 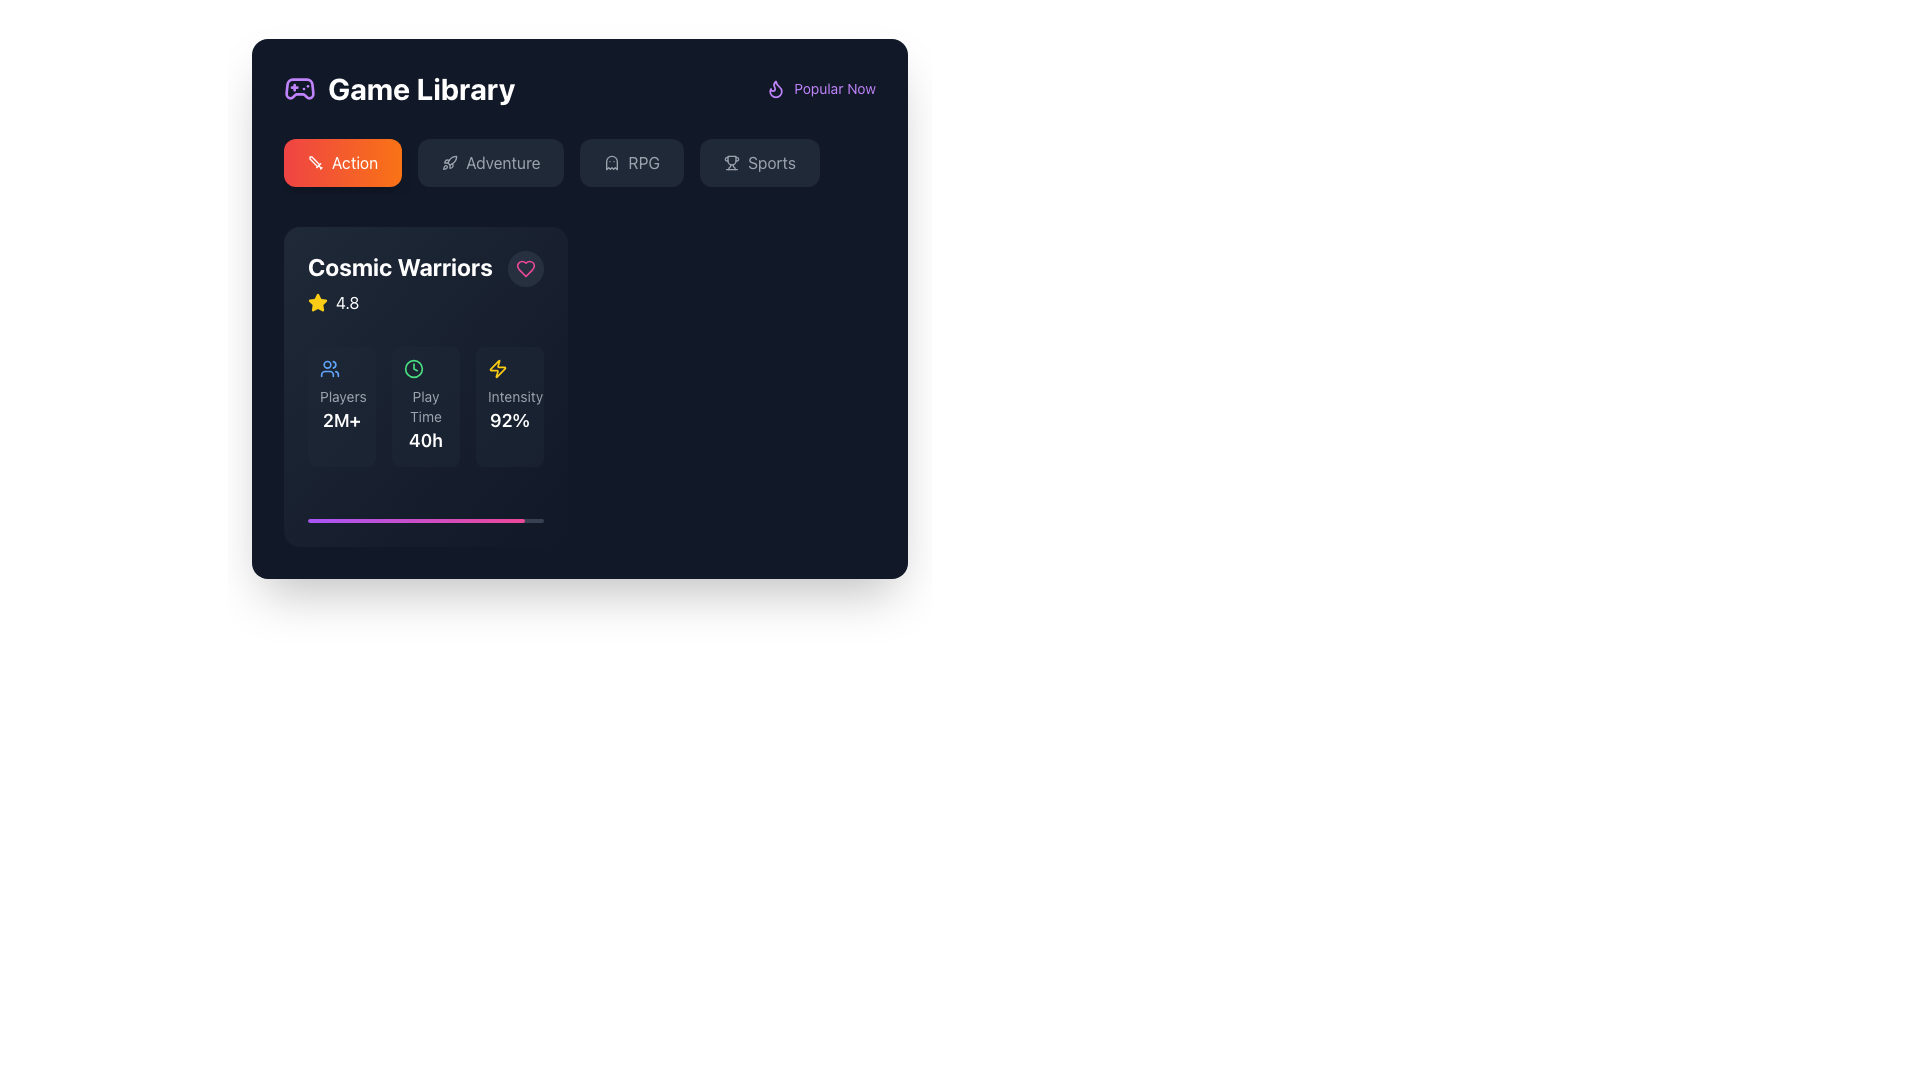 I want to click on the Text label displaying the title of the game 'Cosmic Warriors', so click(x=400, y=265).